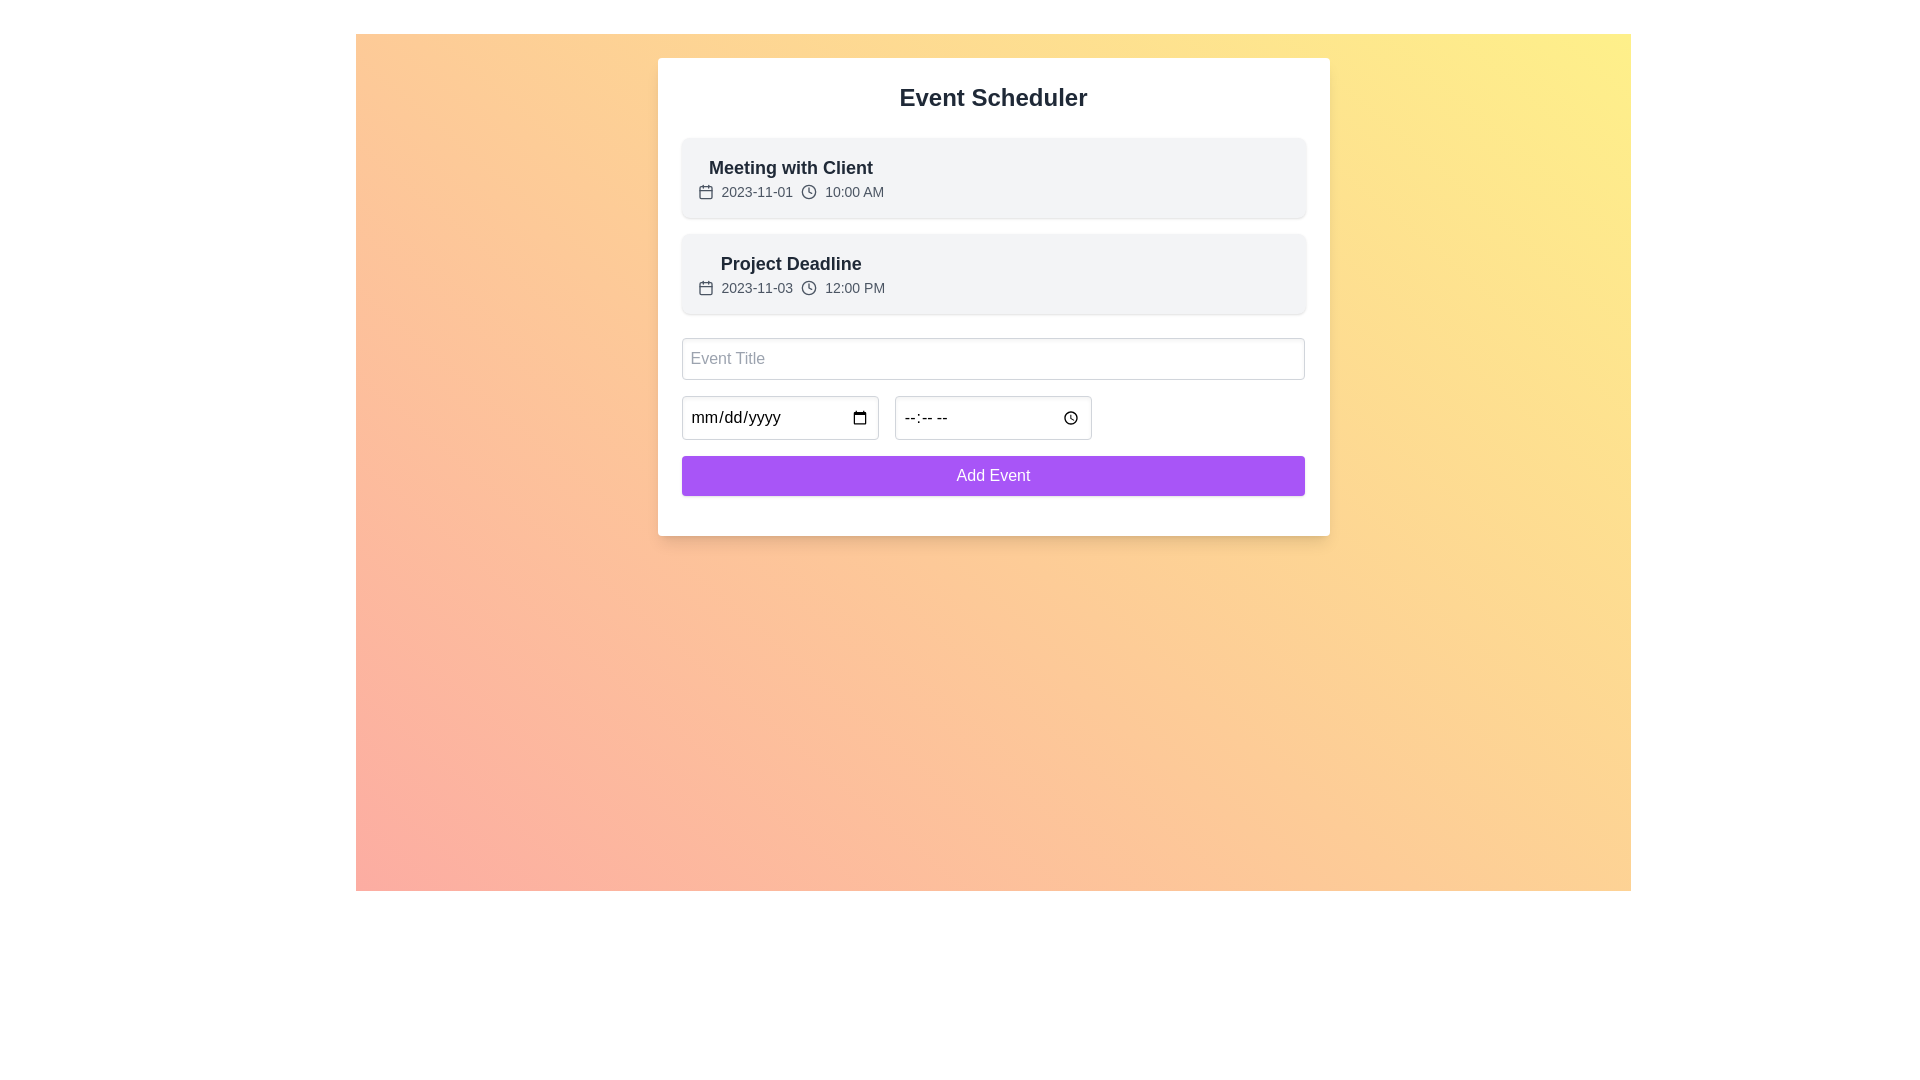 Image resolution: width=1920 pixels, height=1080 pixels. What do you see at coordinates (993, 97) in the screenshot?
I see `the 'Event Scheduler' text label which is styled prominently in bold and larger font at the top of the card component` at bounding box center [993, 97].